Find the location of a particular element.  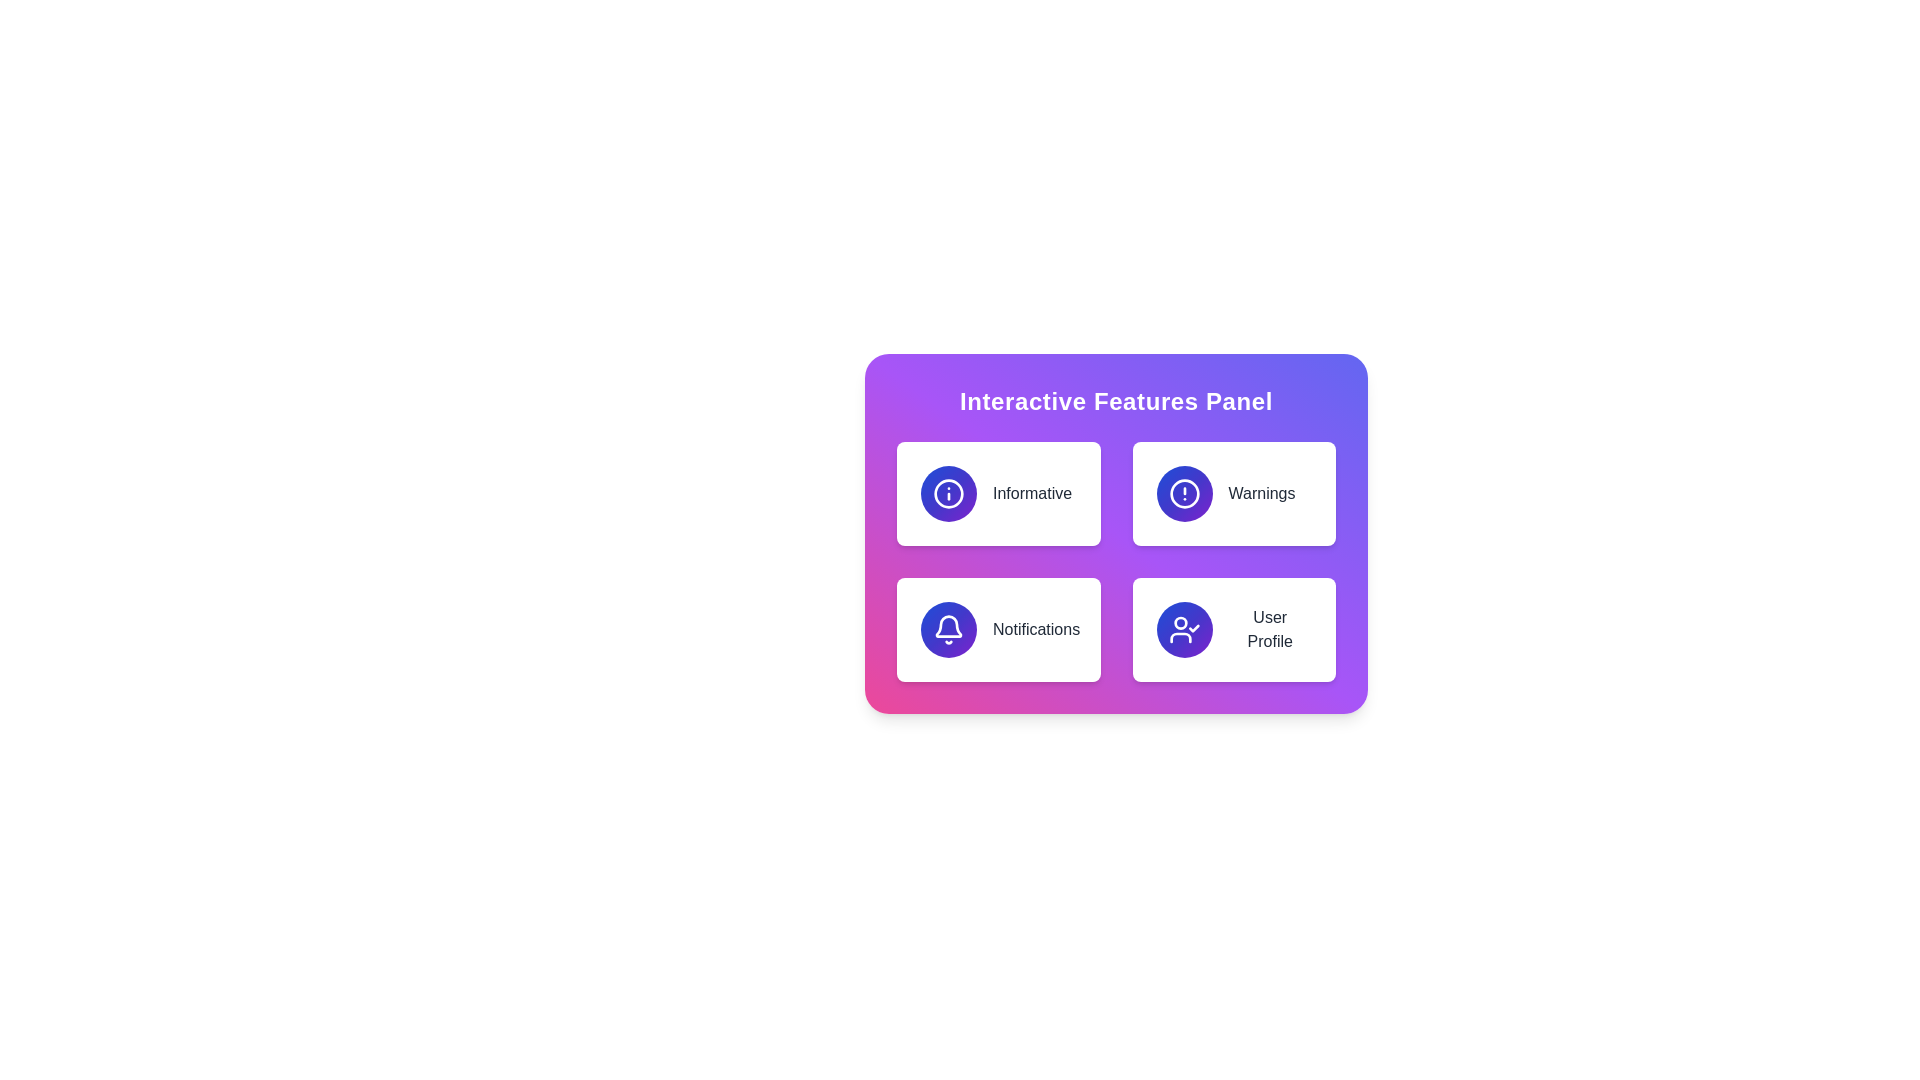

the Text Label indicating the user profile feature in the bottom-right section of the Interactive Features Panel is located at coordinates (1269, 628).